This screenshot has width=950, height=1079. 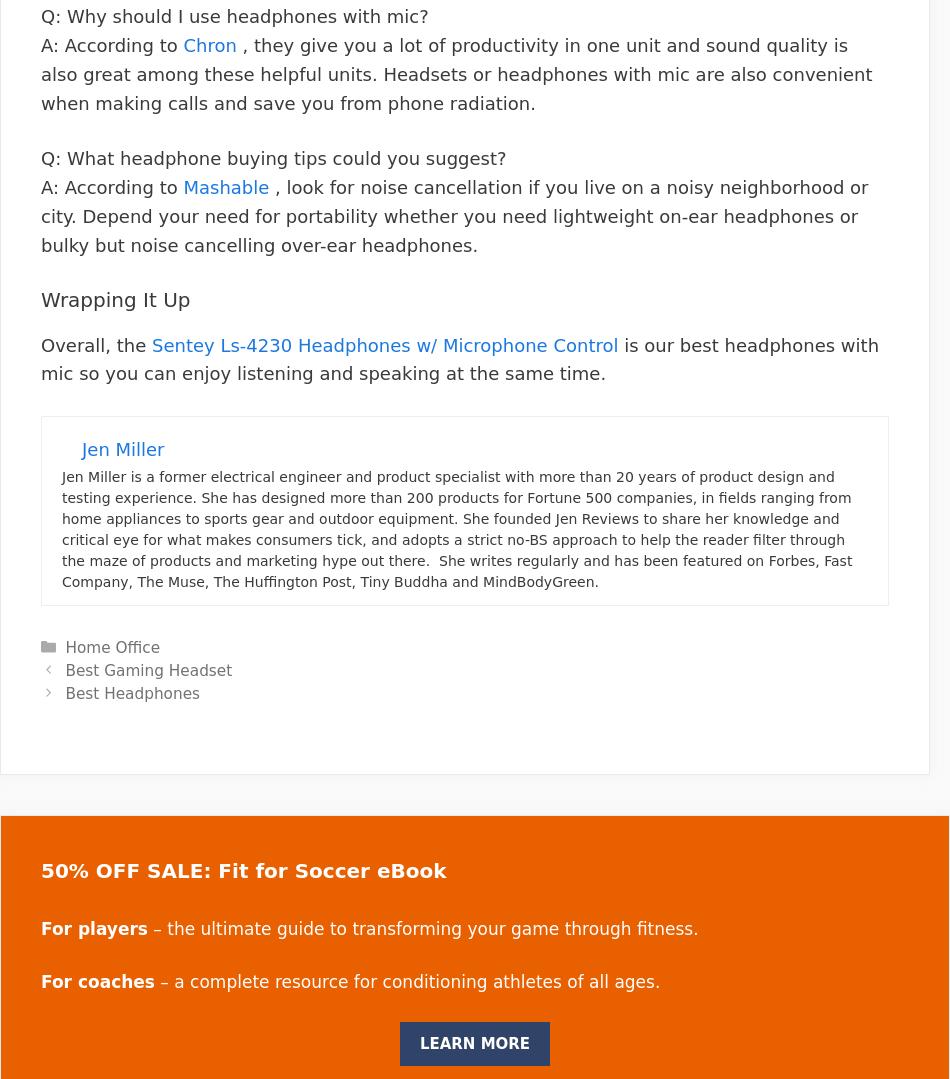 What do you see at coordinates (456, 529) in the screenshot?
I see `'Jen Miller is a former electrical engineer and product specialist with more than 20 years of product design and testing experience. She has designed more than 200 products for Fortune 500 companies, in fields ranging from home appliances to sports gear and outdoor equipment. She founded Jen Reviews to share her knowledge and critical eye for what makes consumers tick, and adopts a strict no-BS approach to help the reader filter through the maze of products and marketing hype out there.  She writes regularly and has been featured on Forbes, Fast Company, The Muse, The Huffington Post, Tiny Buddha and MindBodyGreen.'` at bounding box center [456, 529].